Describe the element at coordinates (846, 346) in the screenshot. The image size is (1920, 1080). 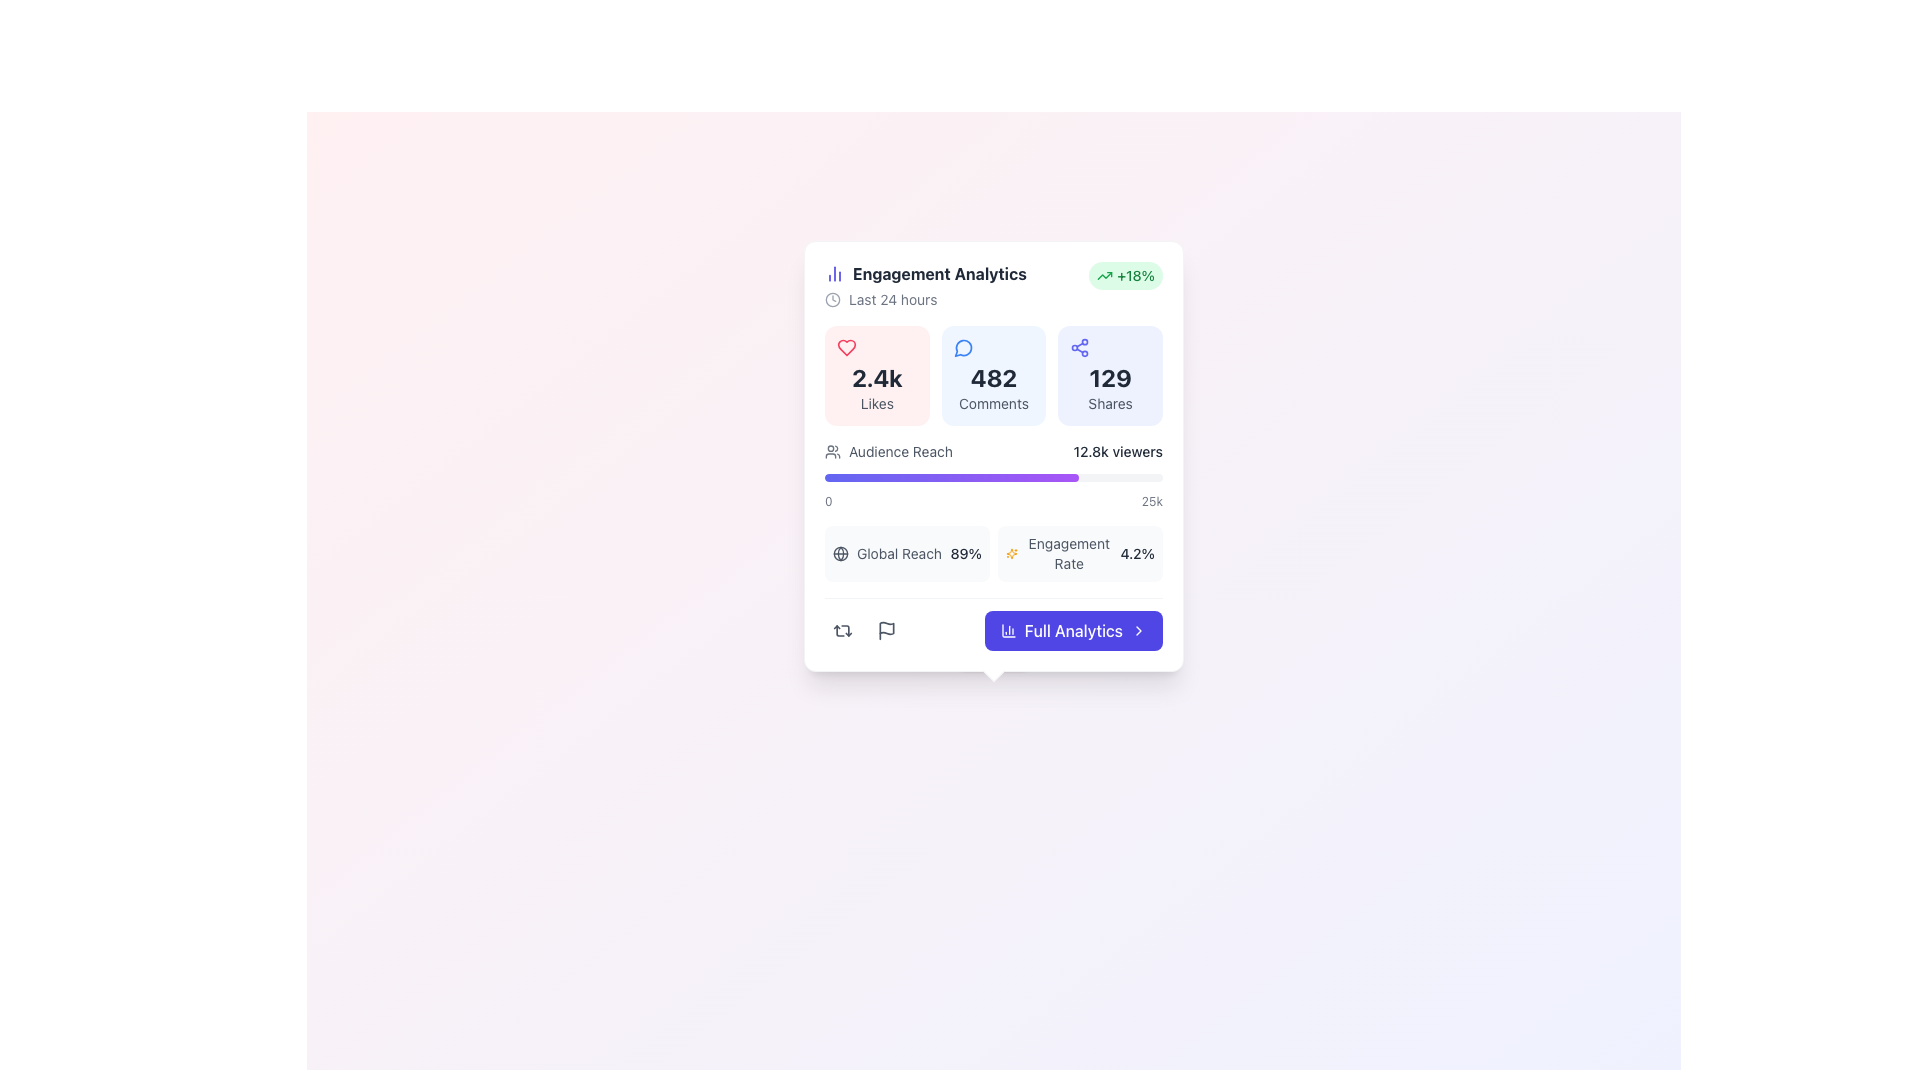
I see `the decorative icon representing likes, located to the left of '2.4k Likes' in the upper-left part of the analytics summary card` at that location.